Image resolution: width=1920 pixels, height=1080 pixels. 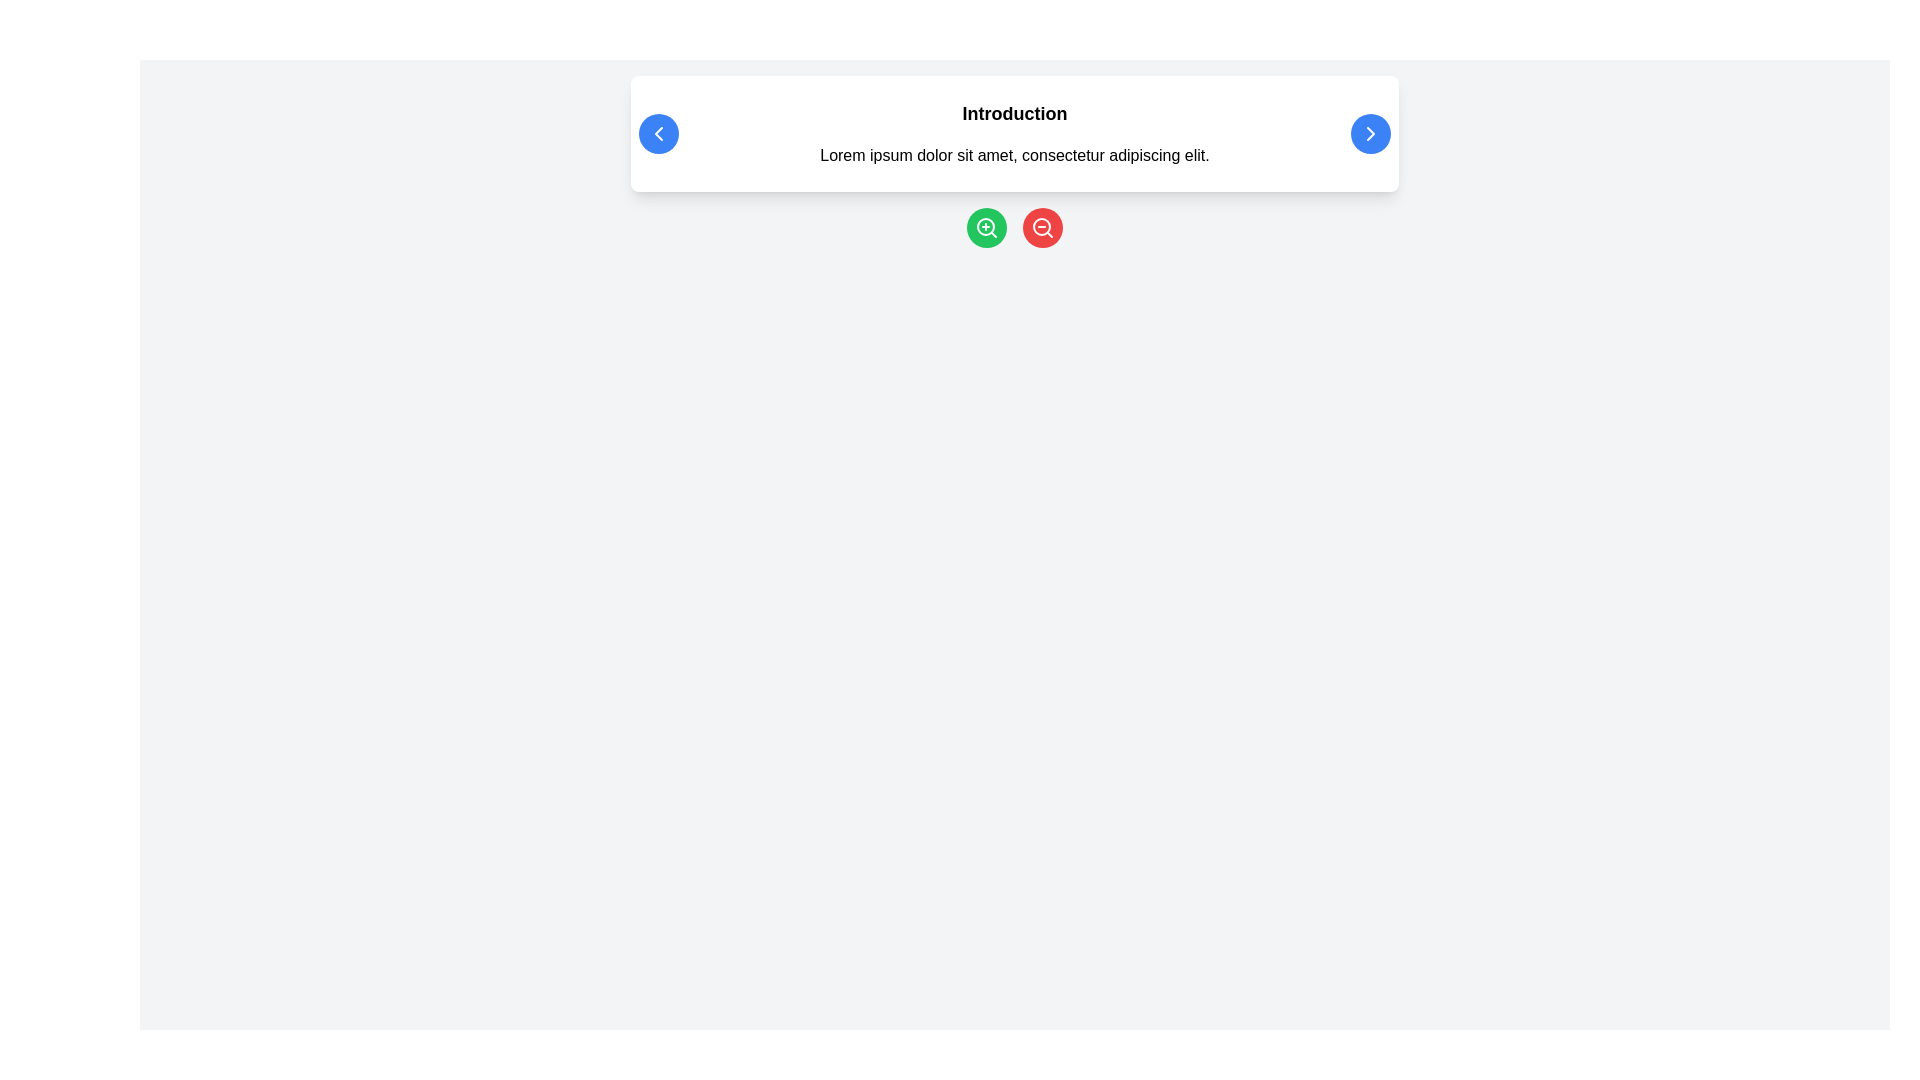 What do you see at coordinates (987, 226) in the screenshot?
I see `the zoom-in icon button located in the lower center of the interface` at bounding box center [987, 226].